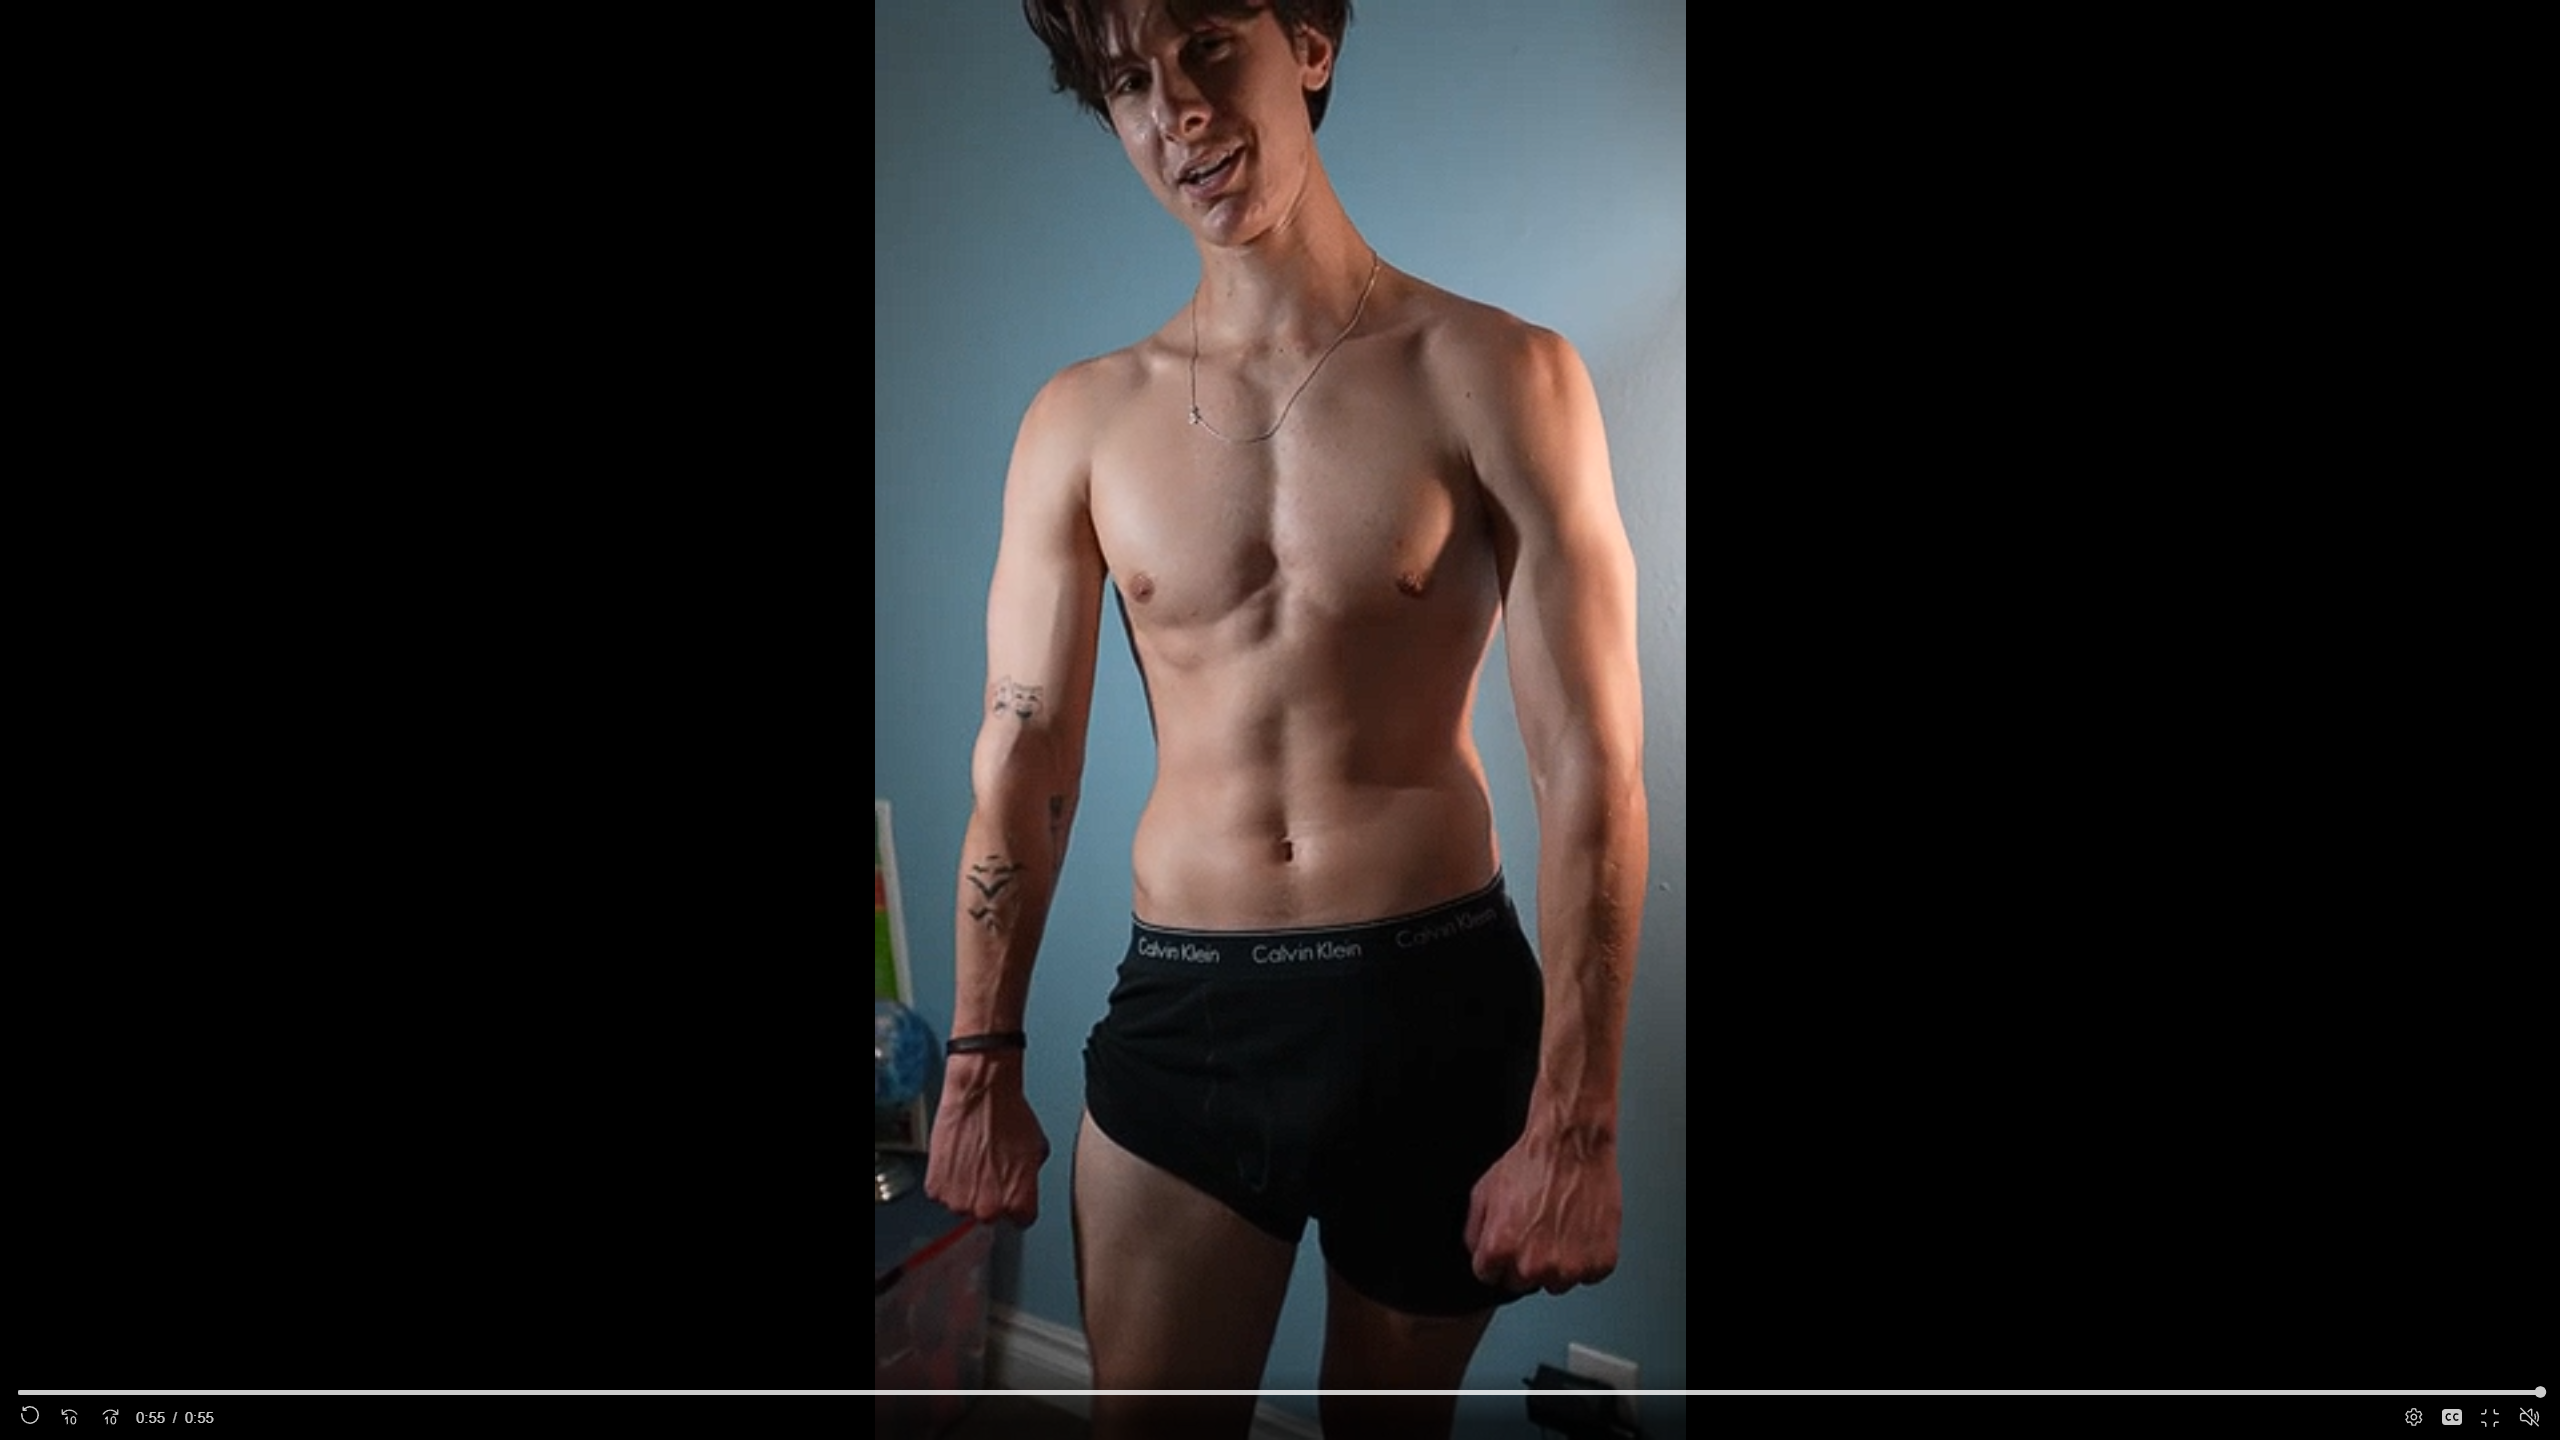  I want to click on 'Captions', so click(2451, 1417).